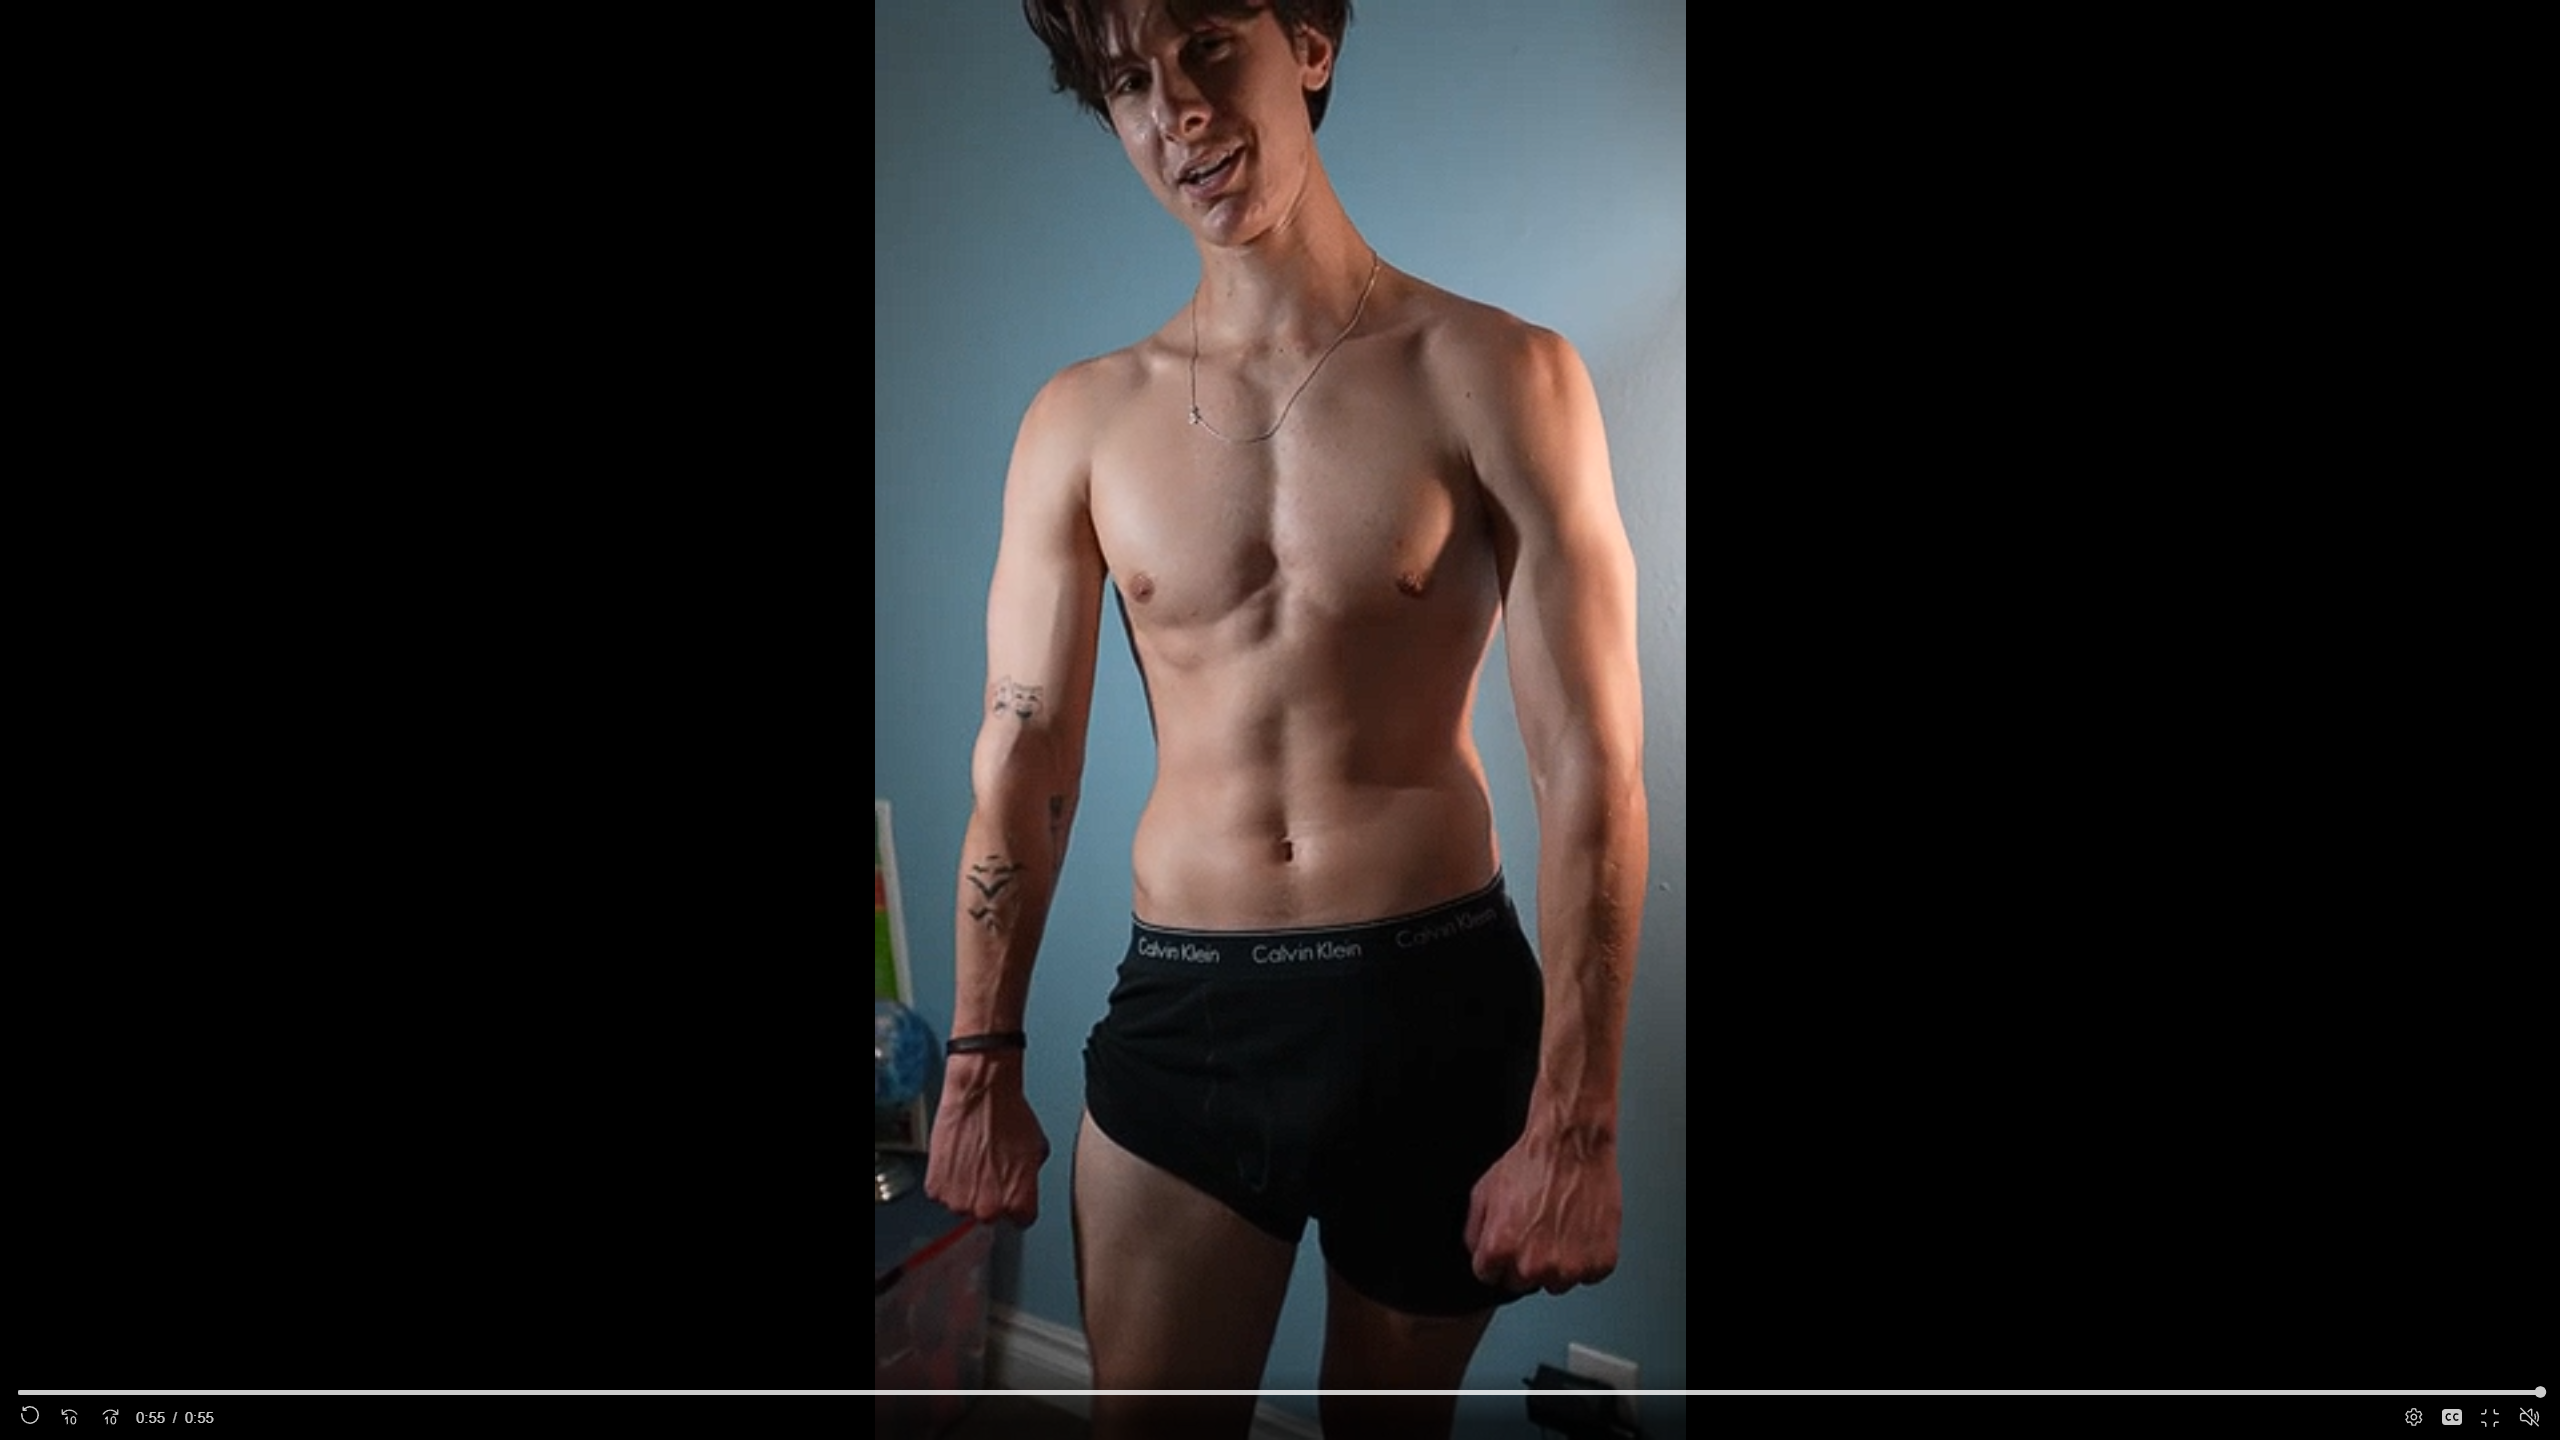  I want to click on 'Captions', so click(2451, 1417).